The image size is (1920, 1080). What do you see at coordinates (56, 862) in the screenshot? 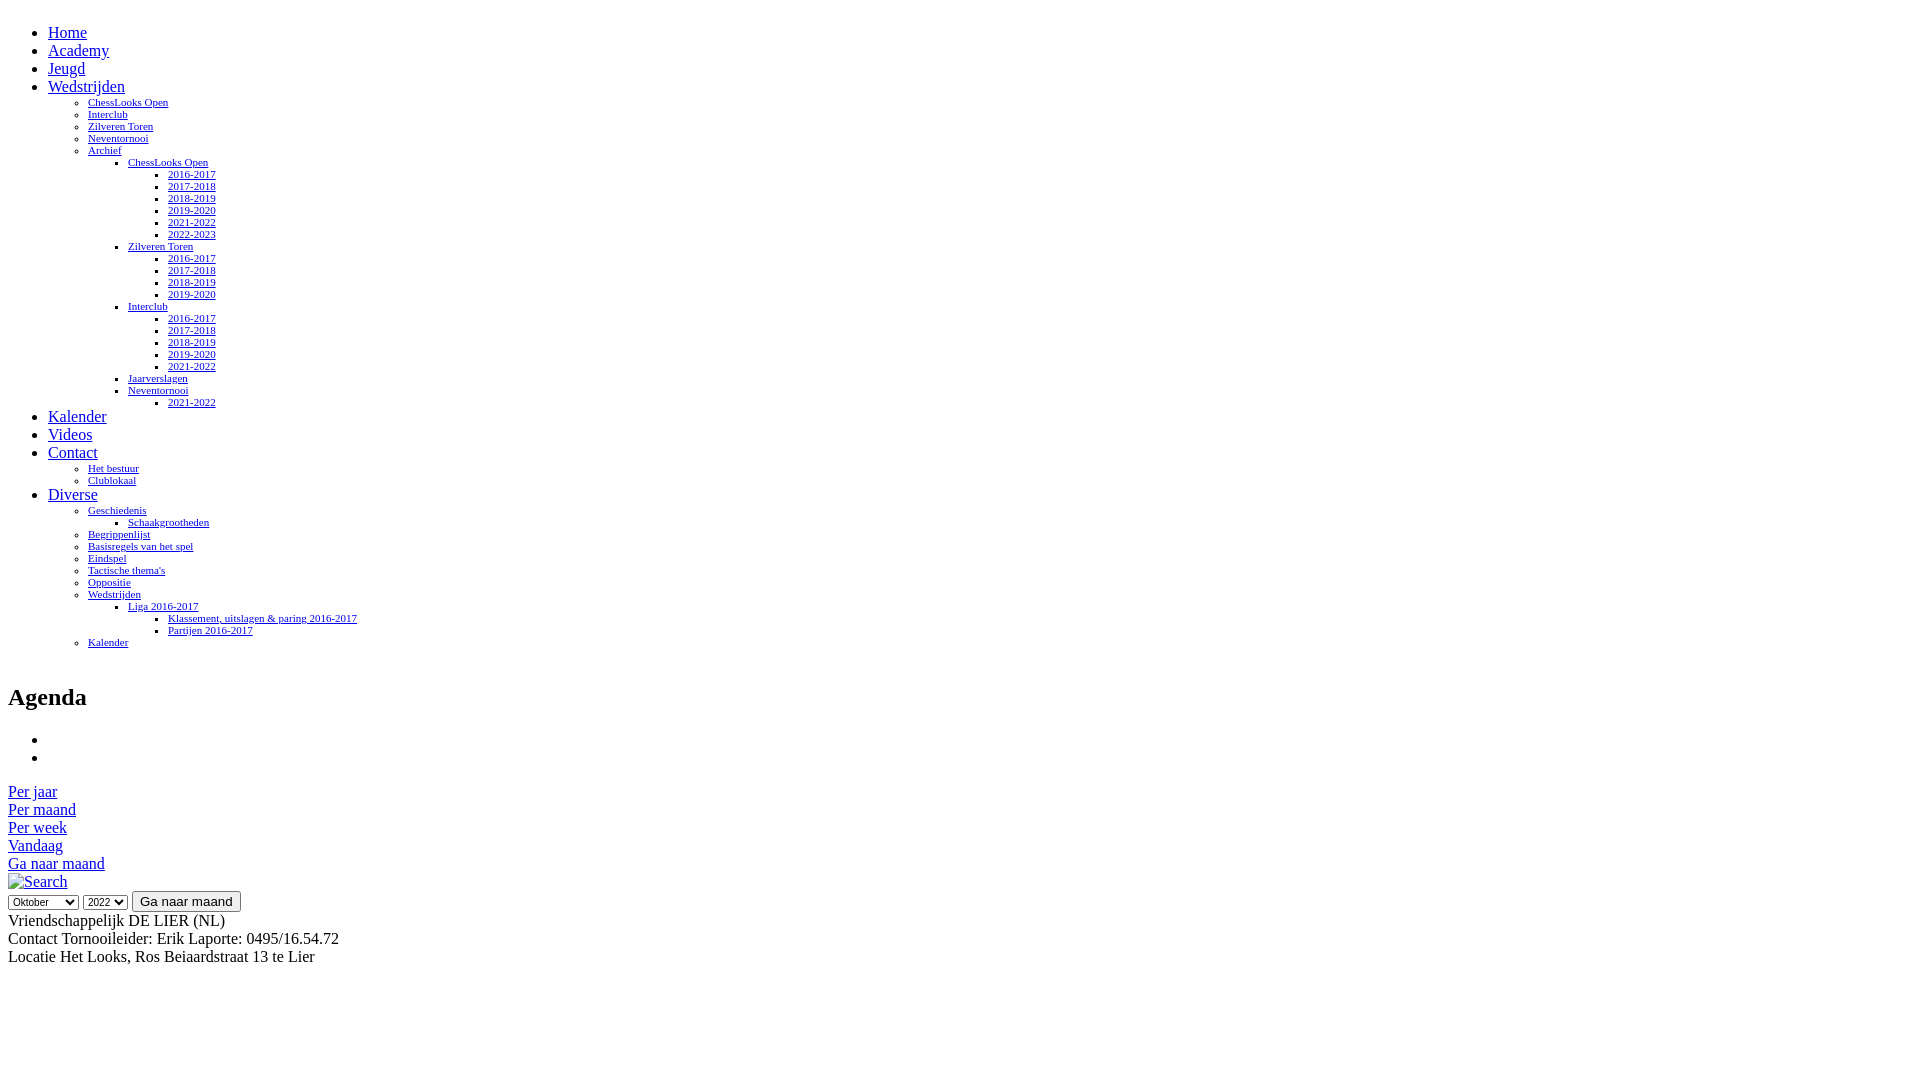
I see `'Ga naar maand'` at bounding box center [56, 862].